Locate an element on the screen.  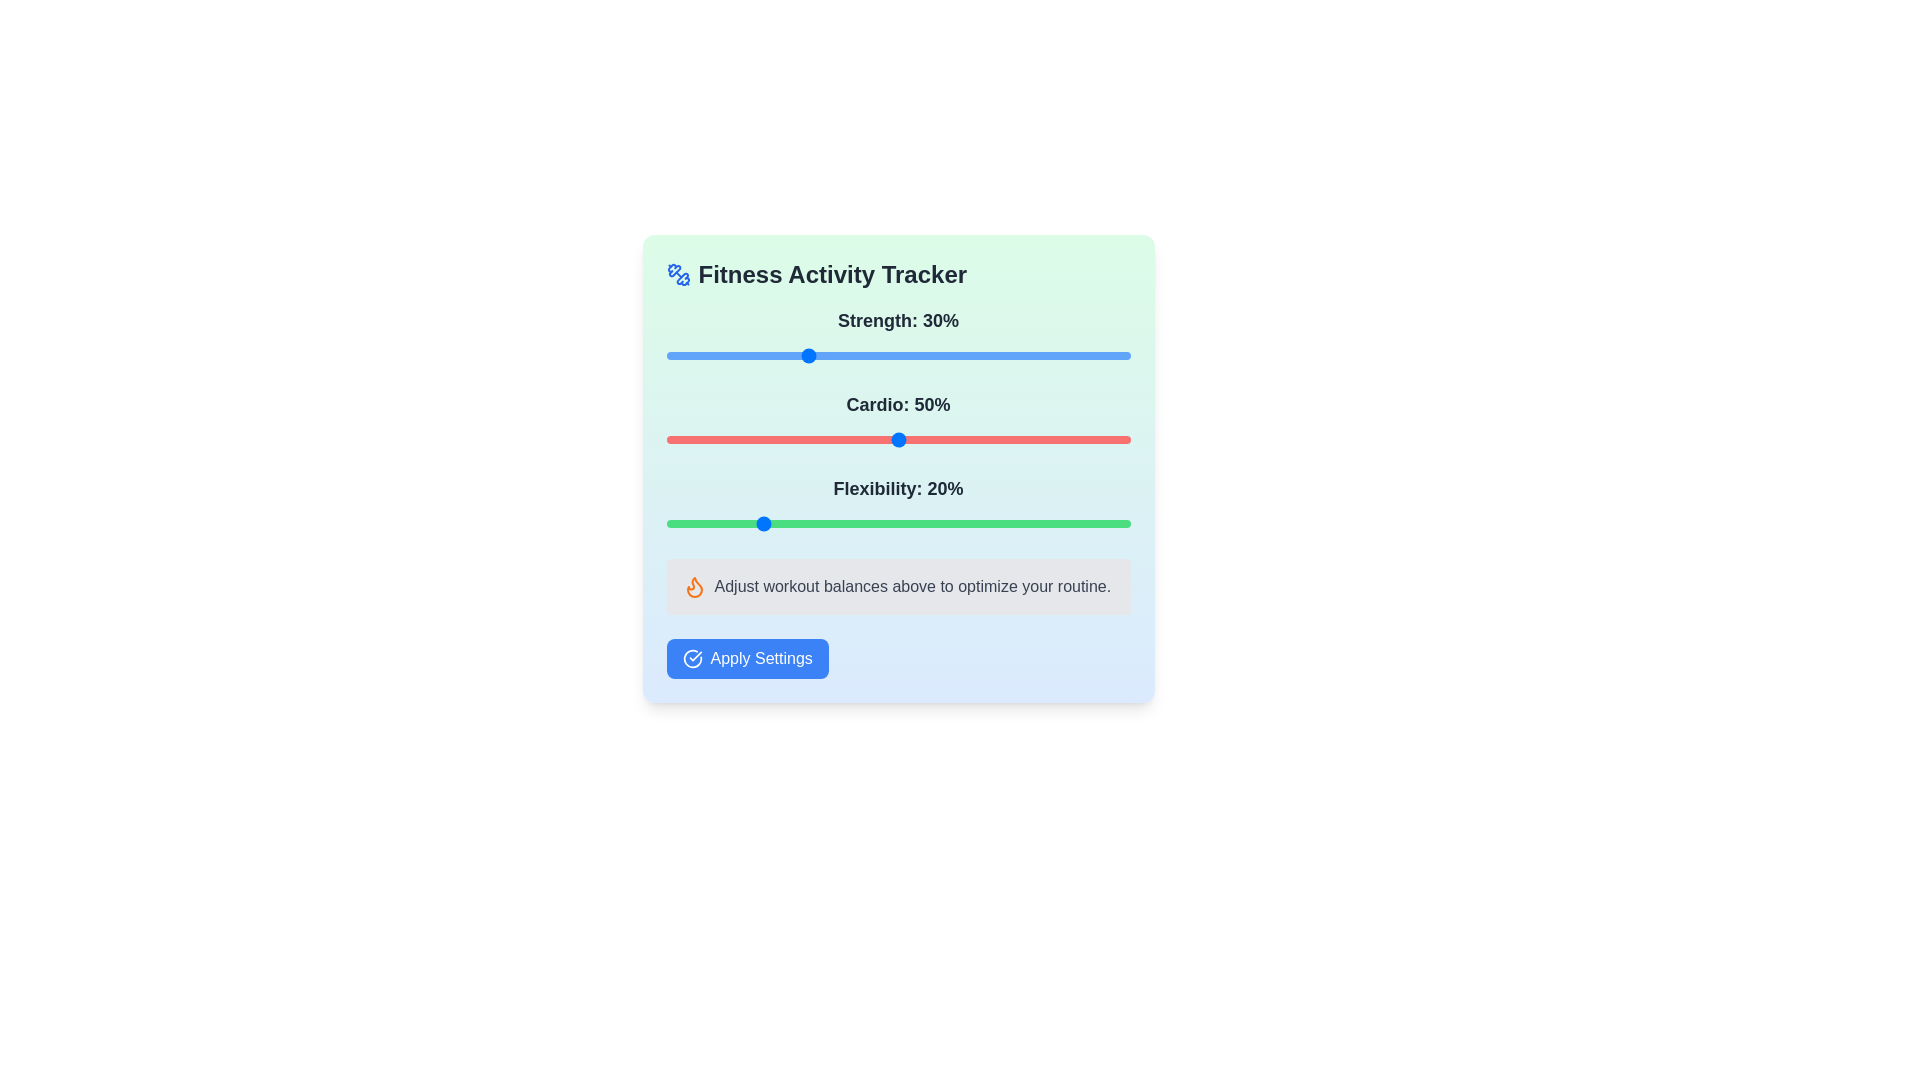
the slider value is located at coordinates (1087, 354).